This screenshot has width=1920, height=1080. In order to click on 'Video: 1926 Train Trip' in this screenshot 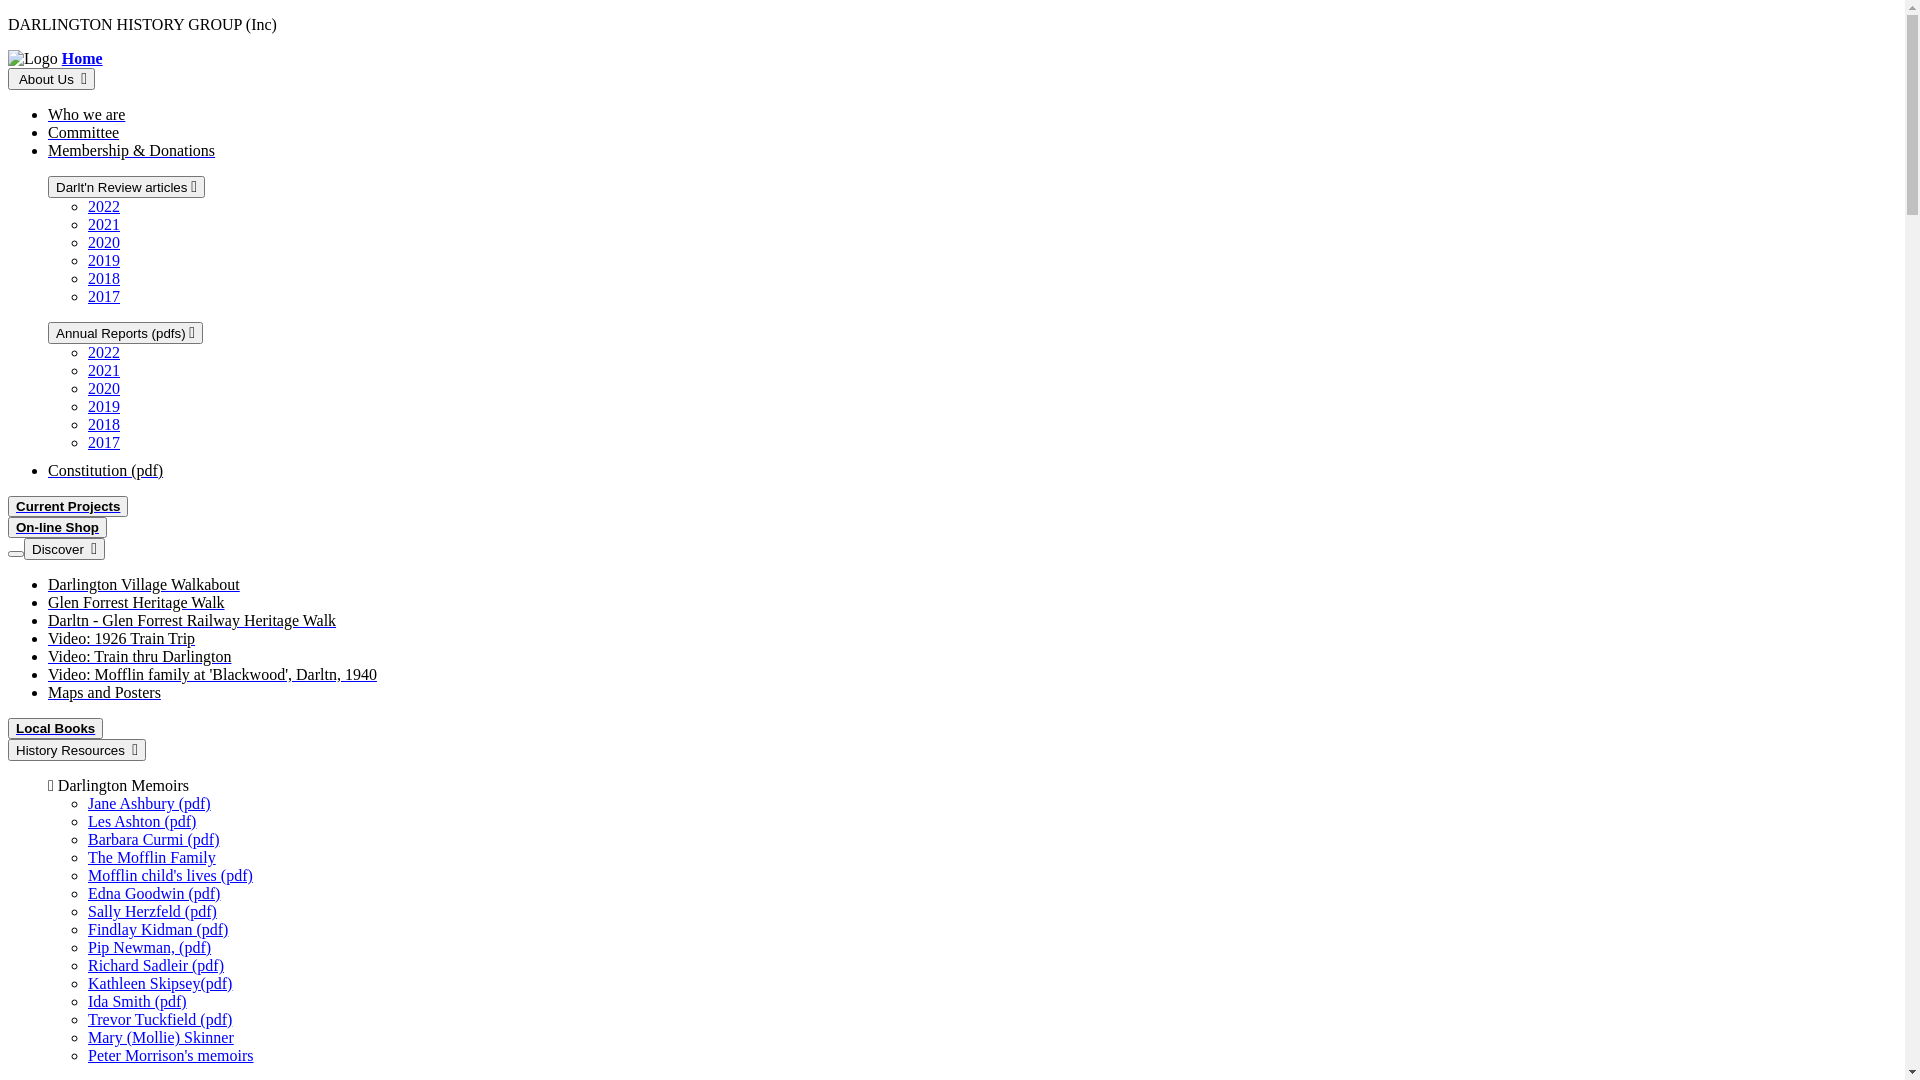, I will do `click(120, 638)`.